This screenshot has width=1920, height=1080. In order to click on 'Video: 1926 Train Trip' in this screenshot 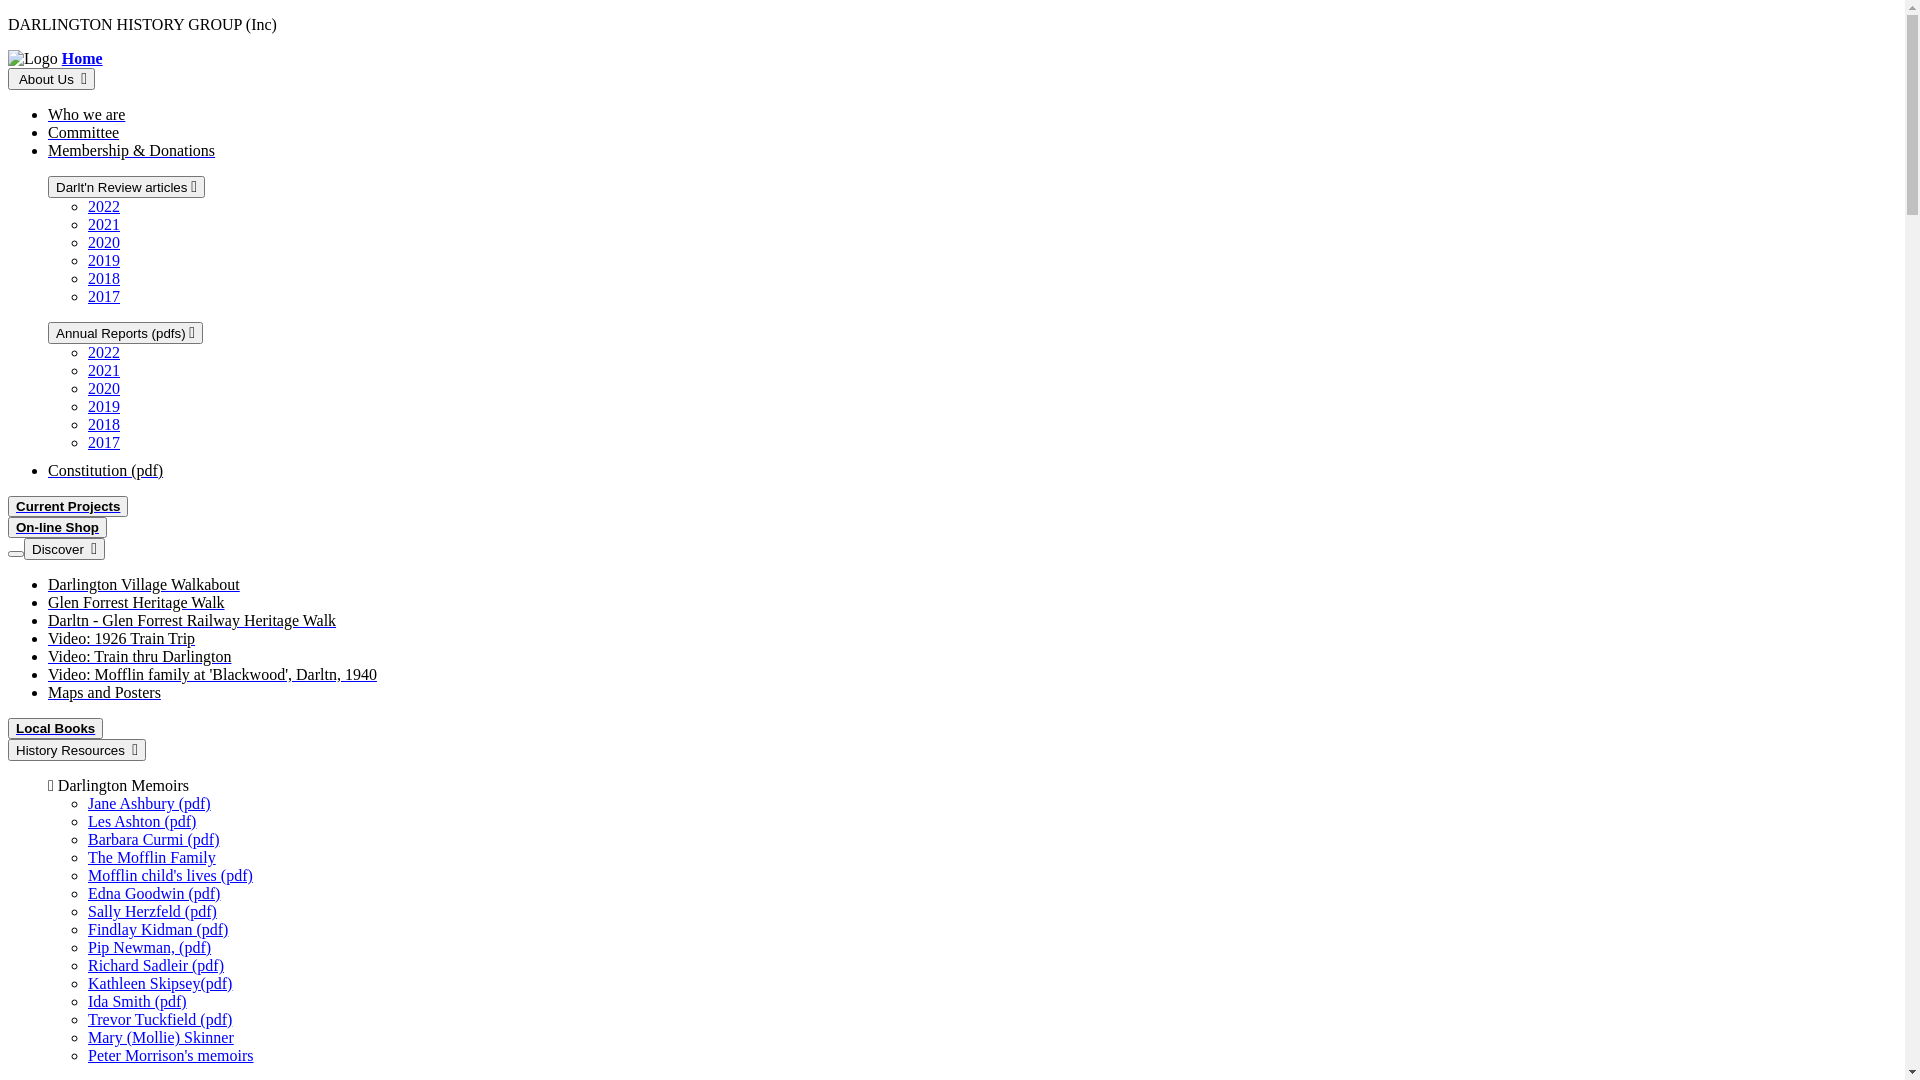, I will do `click(120, 638)`.